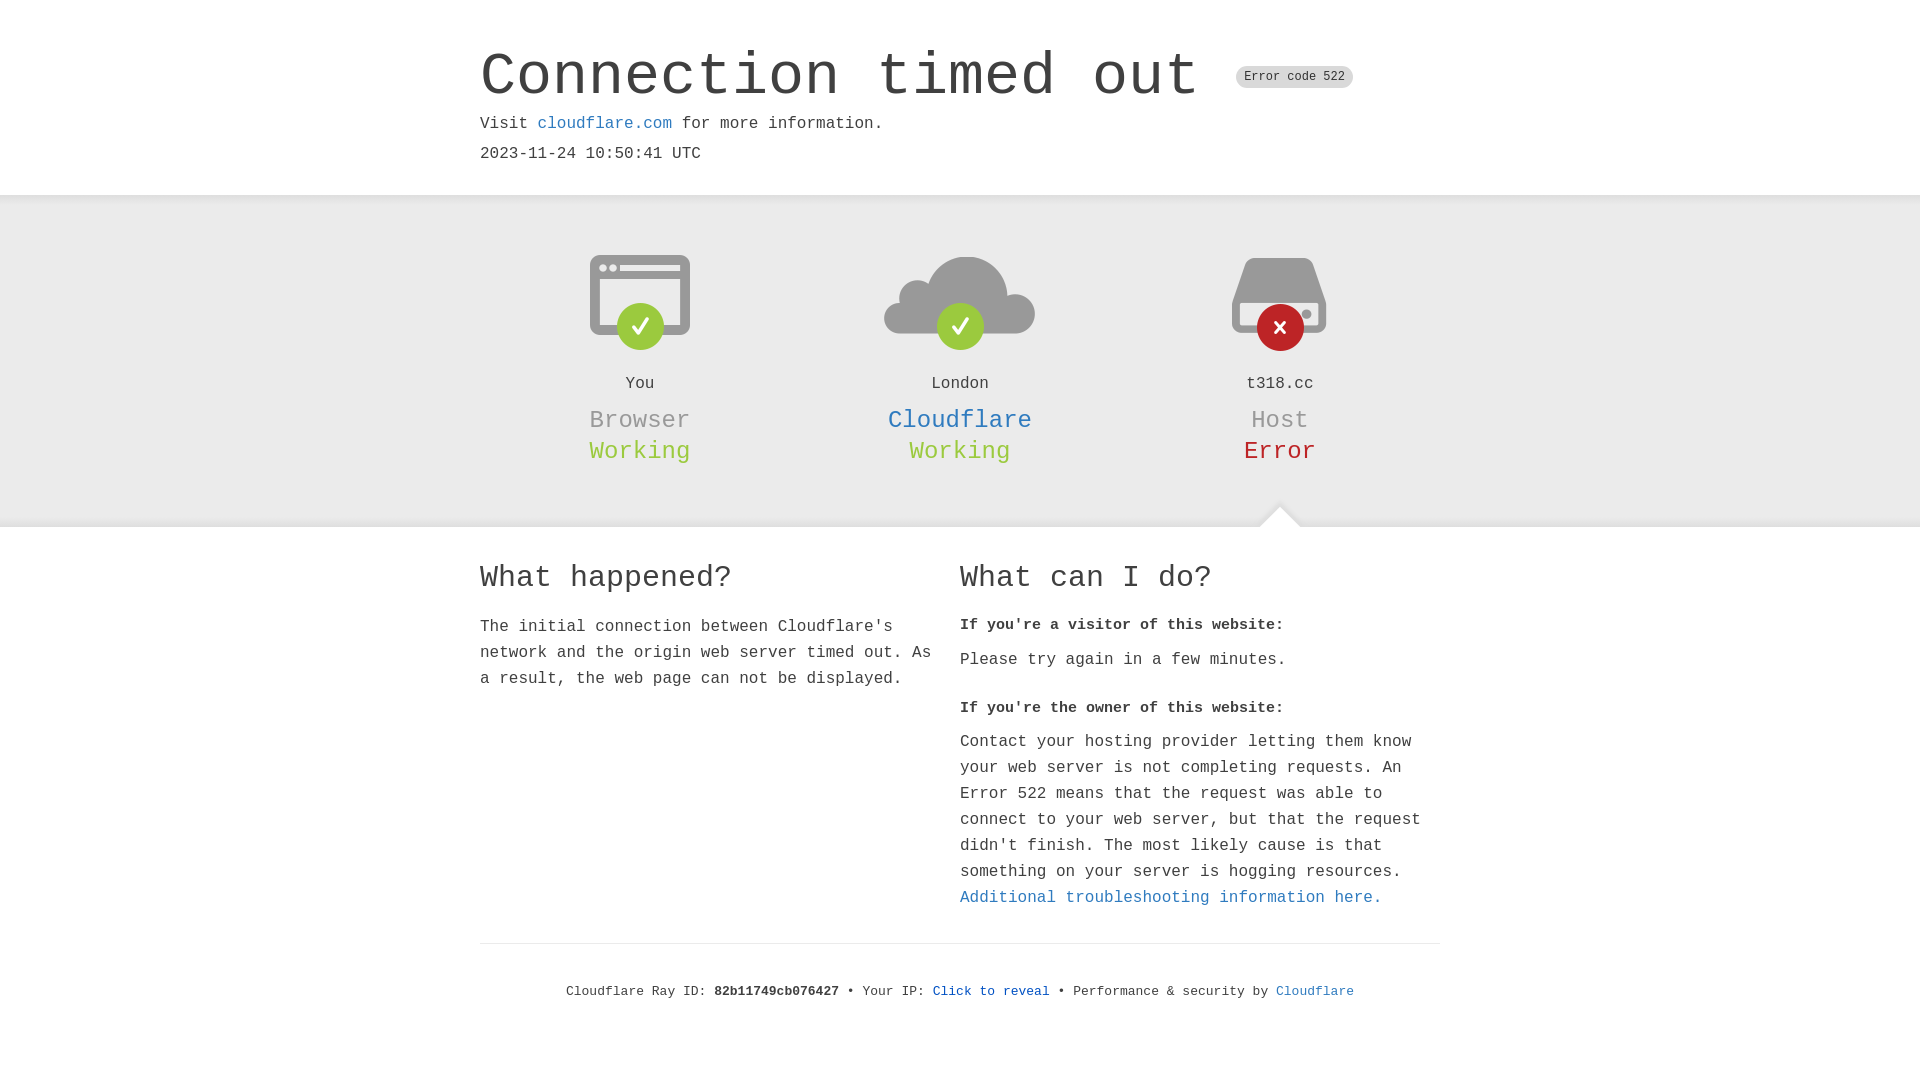 The width and height of the screenshot is (1920, 1080). What do you see at coordinates (537, 123) in the screenshot?
I see `'cloudflare.com'` at bounding box center [537, 123].